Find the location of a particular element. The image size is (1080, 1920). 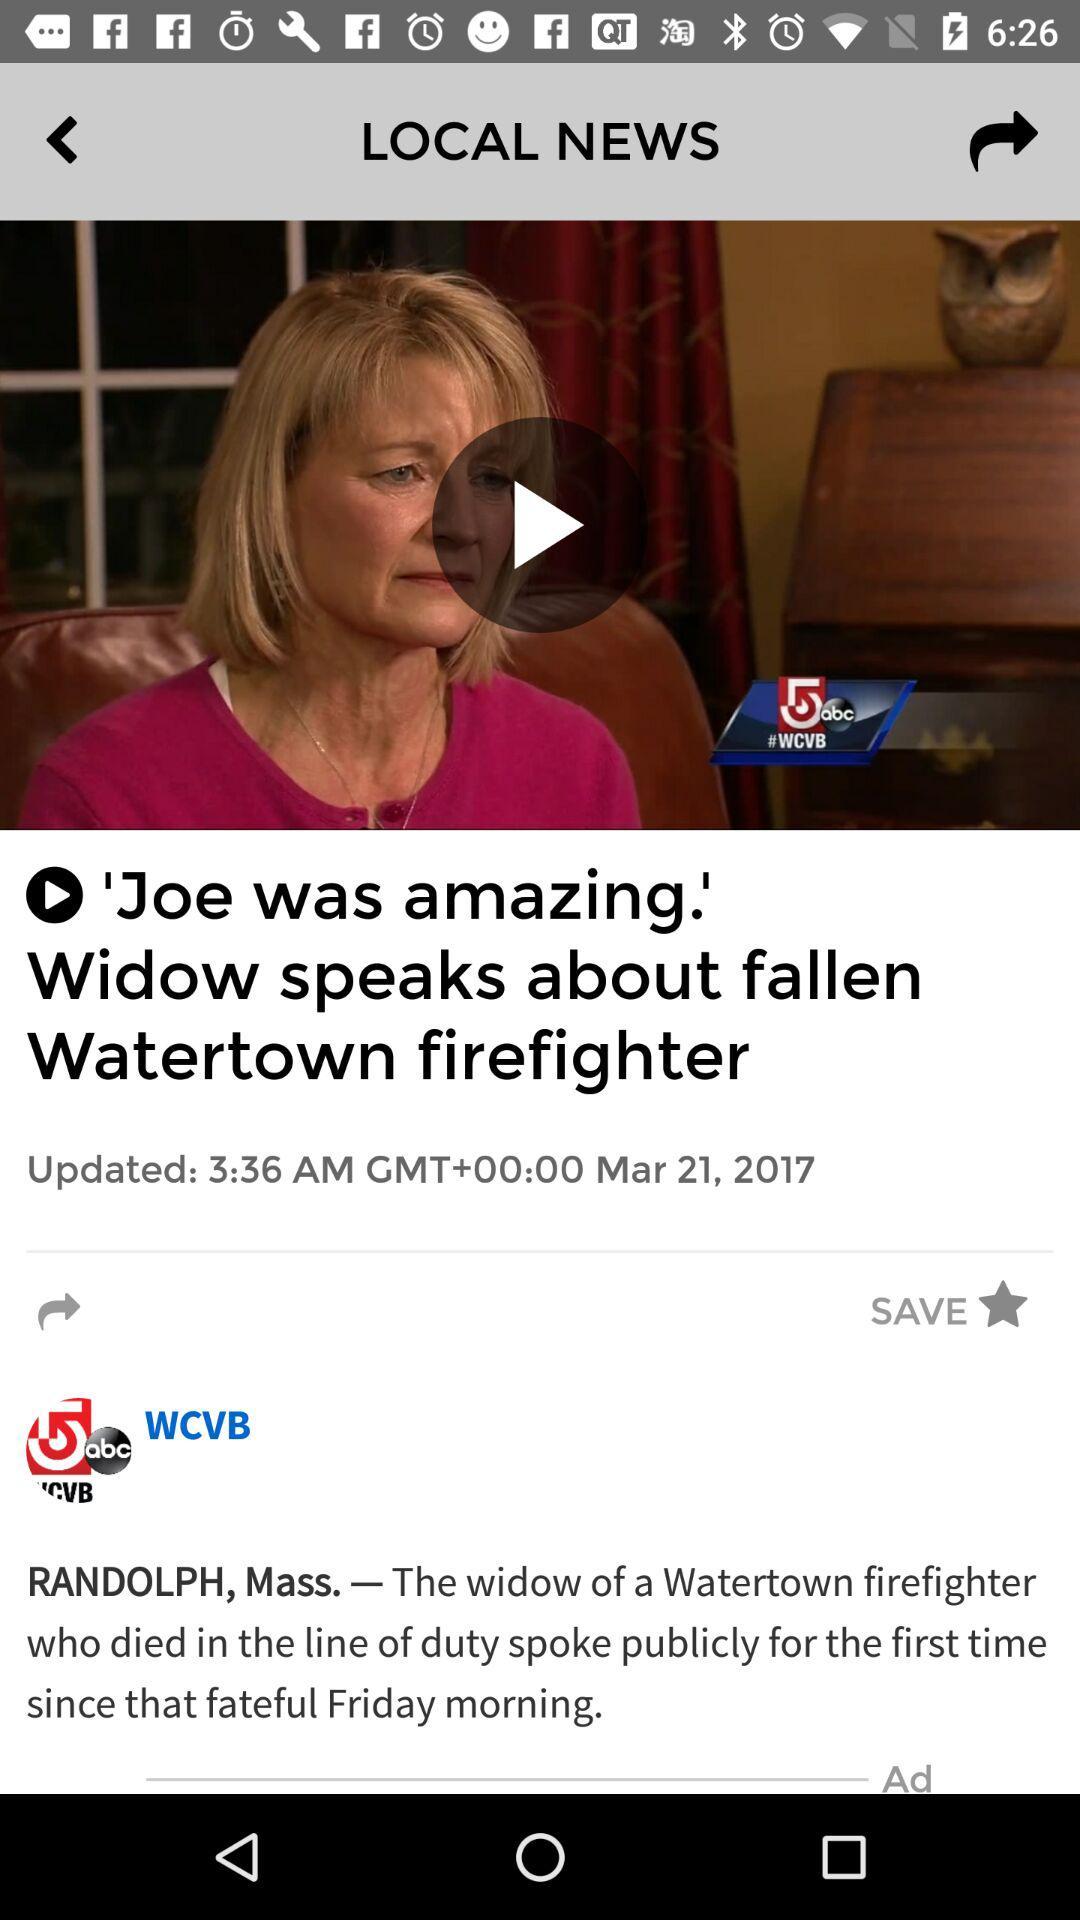

icon above ad icon is located at coordinates (540, 1643).